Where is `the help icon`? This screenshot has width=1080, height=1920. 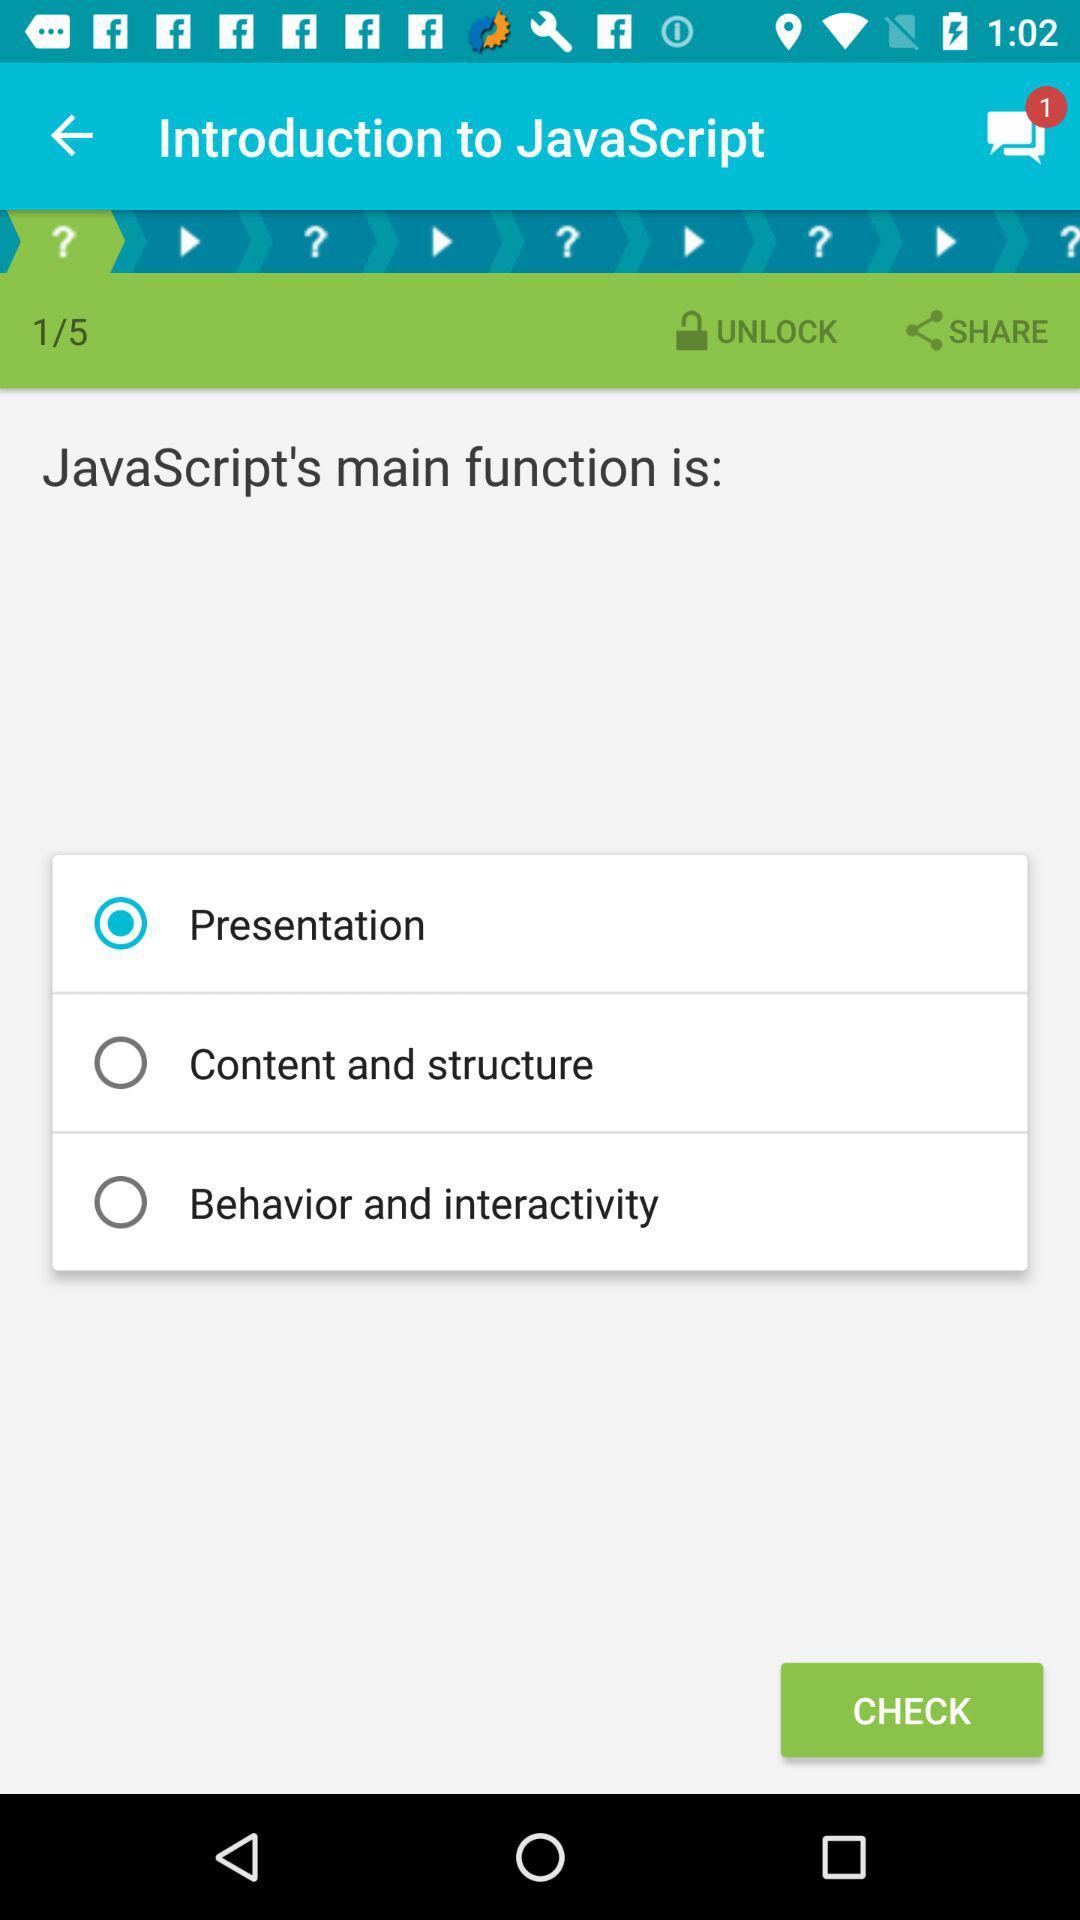 the help icon is located at coordinates (315, 240).